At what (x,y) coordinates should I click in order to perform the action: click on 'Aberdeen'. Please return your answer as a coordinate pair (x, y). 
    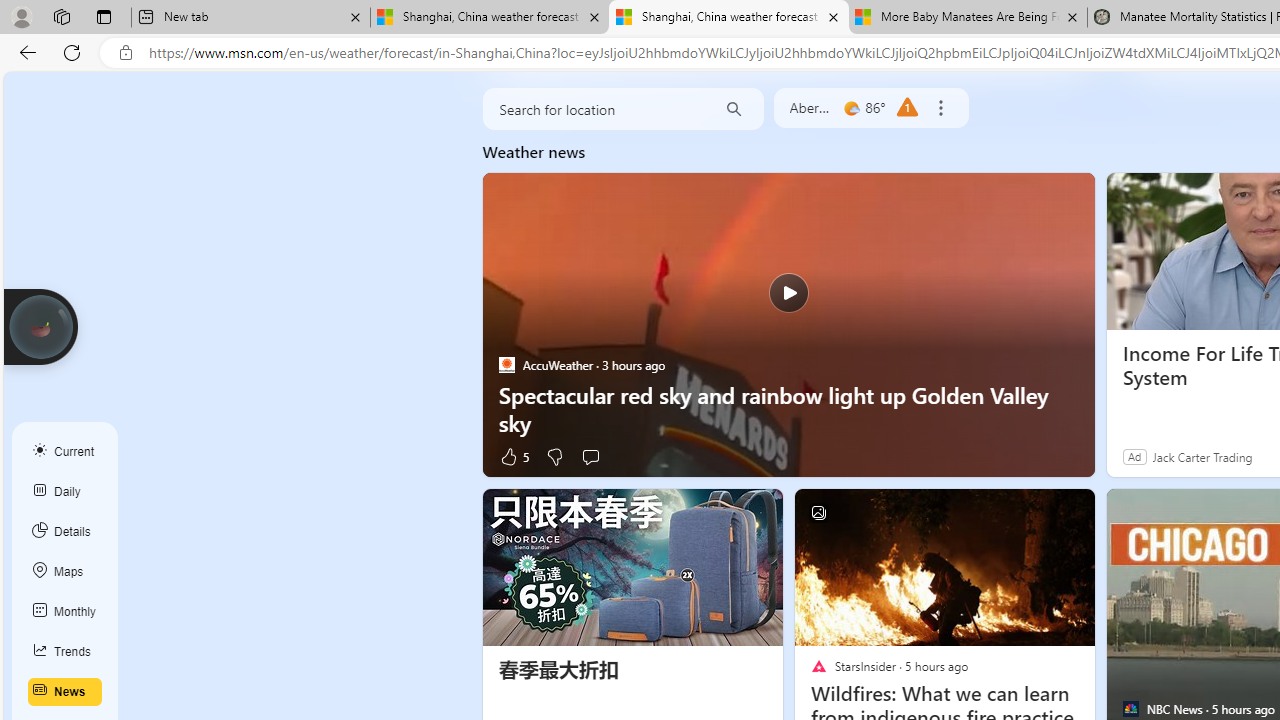
    Looking at the image, I should click on (811, 108).